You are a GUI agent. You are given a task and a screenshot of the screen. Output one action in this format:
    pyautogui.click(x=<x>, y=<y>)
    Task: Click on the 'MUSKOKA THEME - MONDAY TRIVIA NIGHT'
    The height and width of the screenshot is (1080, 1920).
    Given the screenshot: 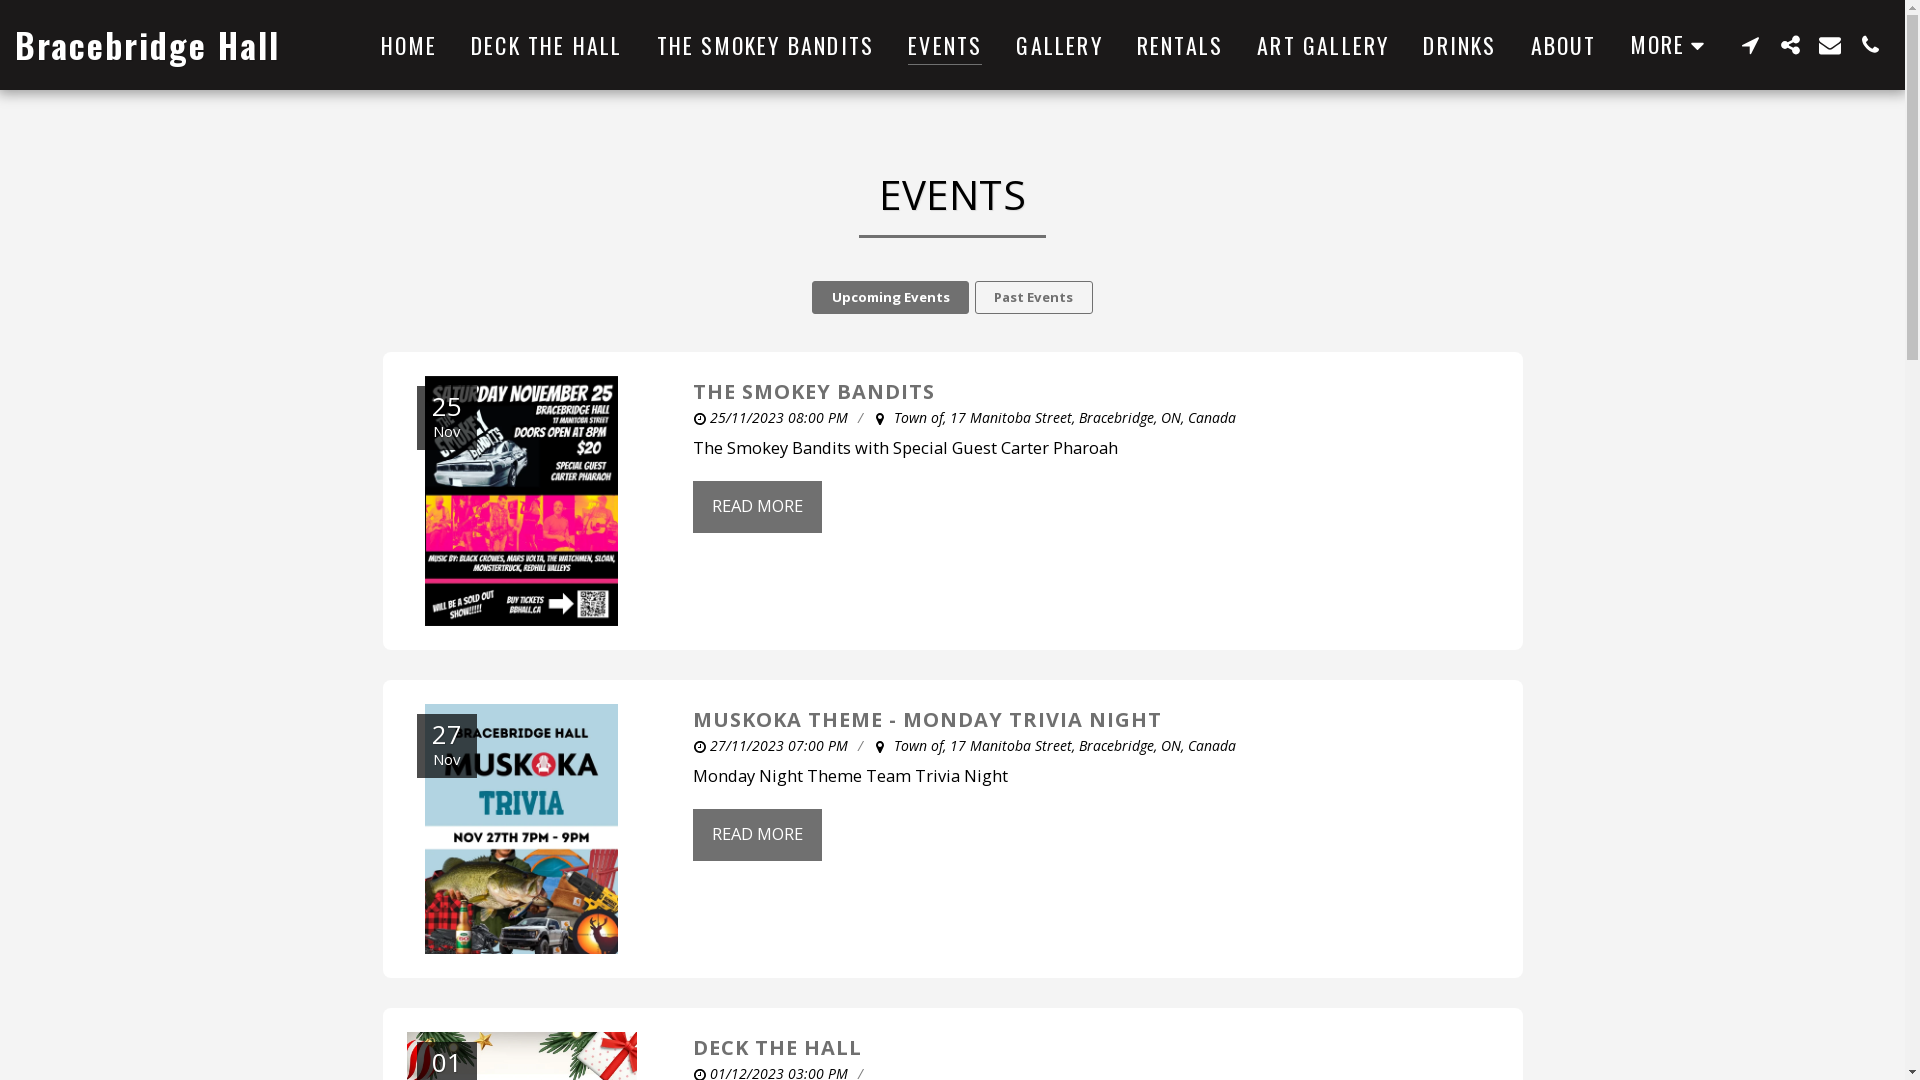 What is the action you would take?
    pyautogui.click(x=925, y=718)
    